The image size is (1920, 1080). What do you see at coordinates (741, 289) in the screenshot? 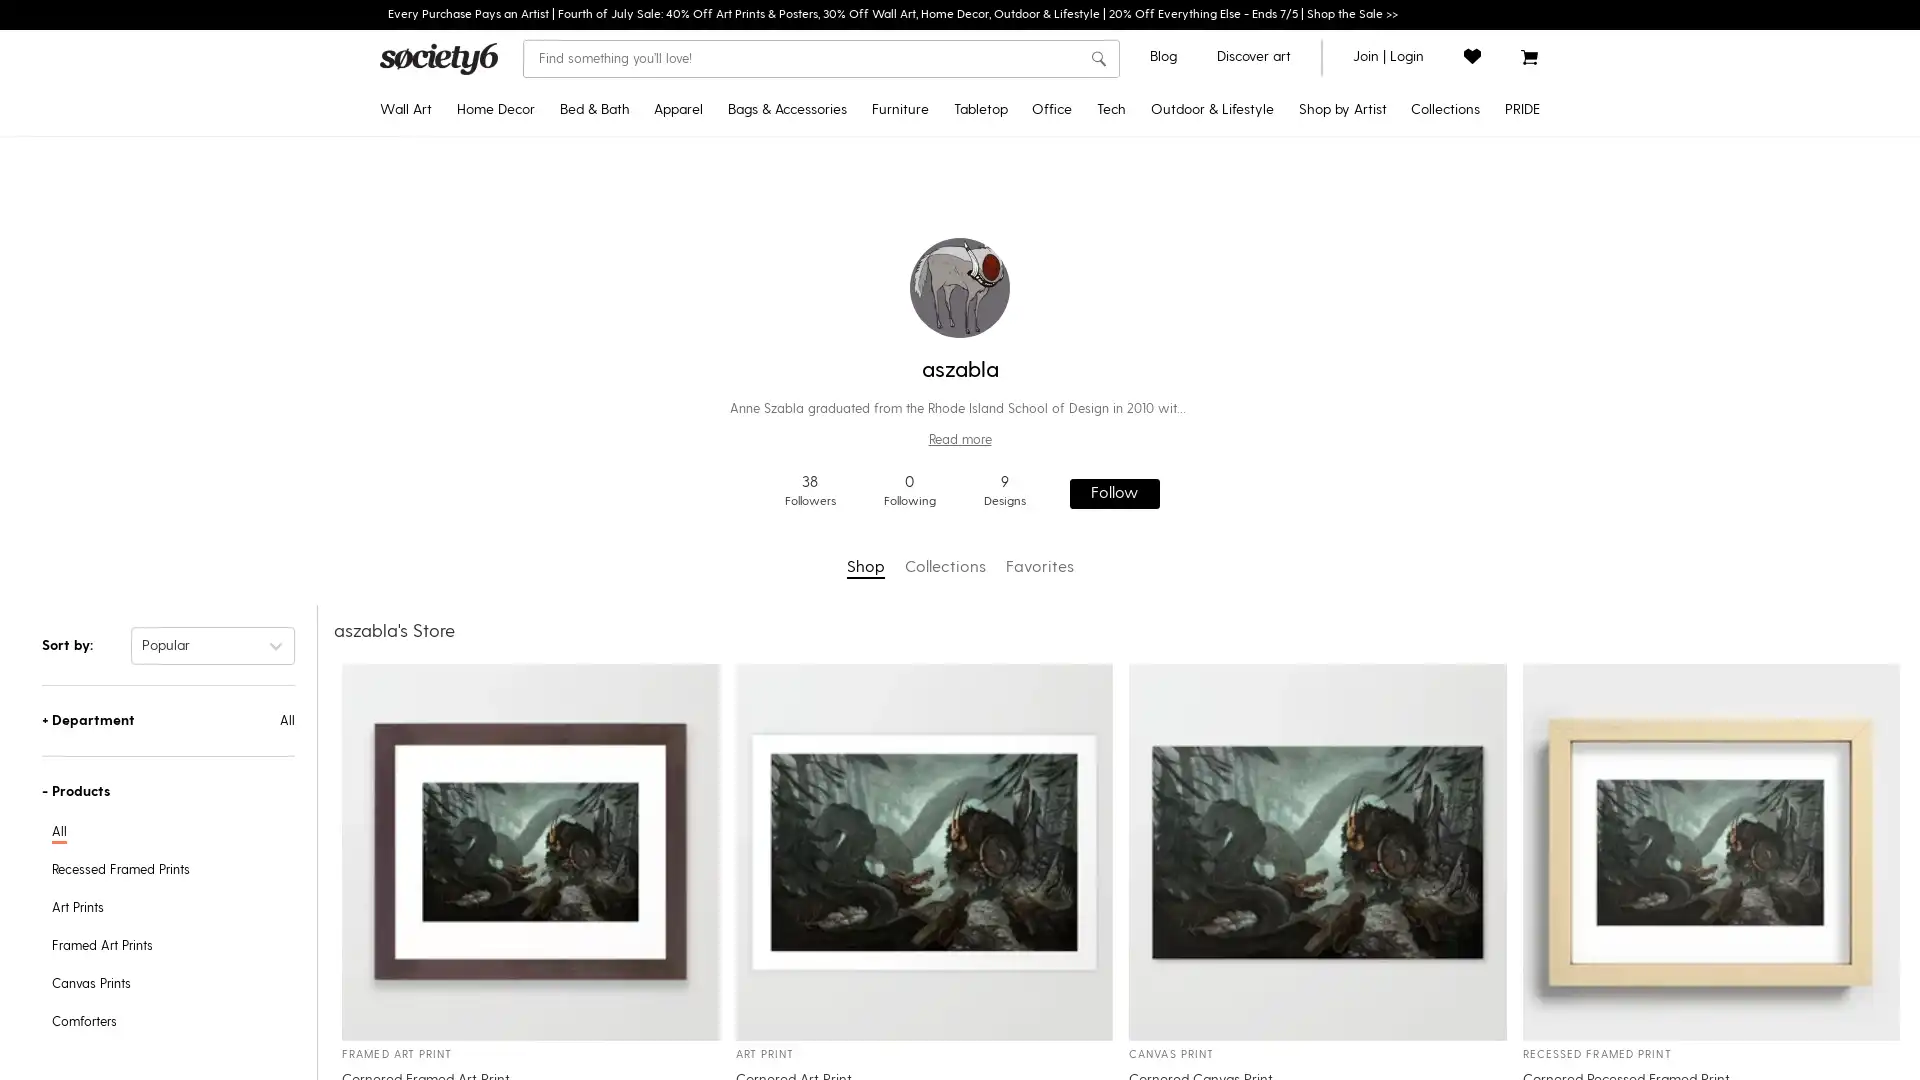
I see `All Over Graphic Tees` at bounding box center [741, 289].